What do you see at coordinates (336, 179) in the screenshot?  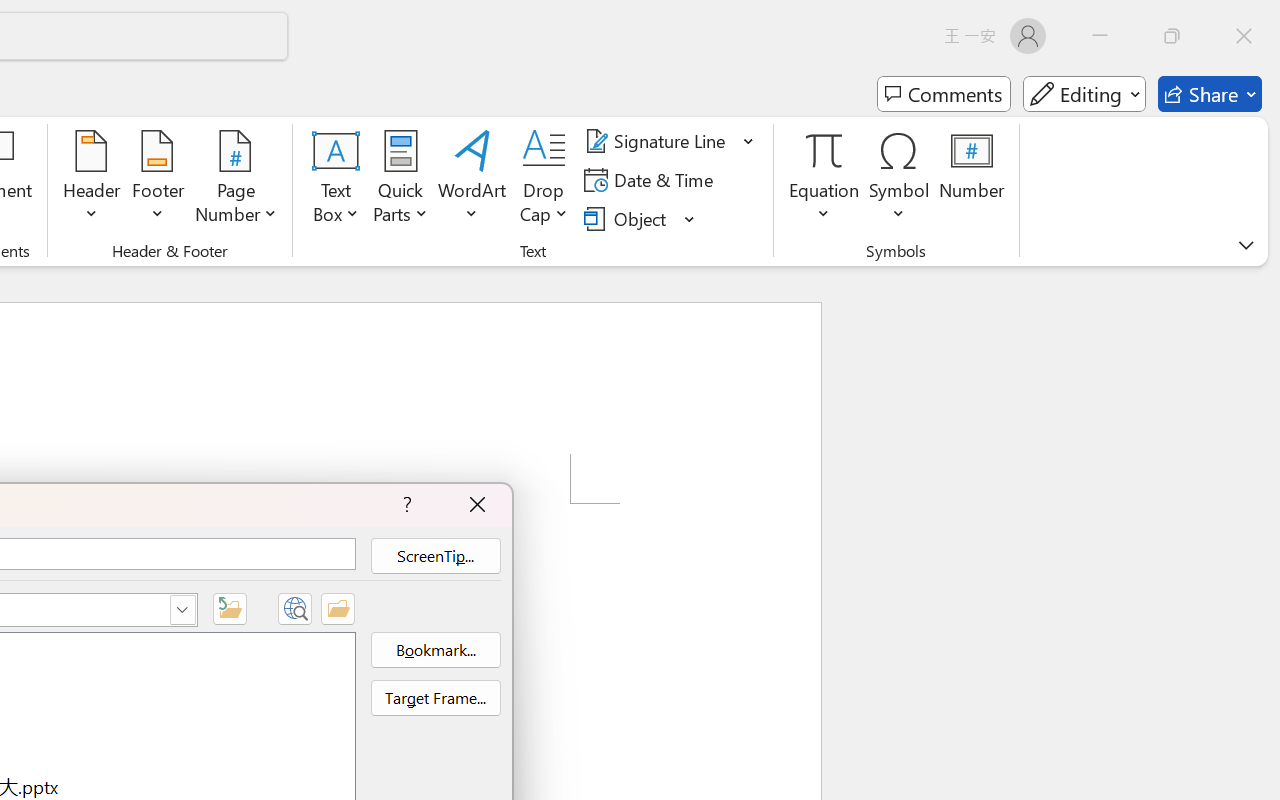 I see `'Text Box'` at bounding box center [336, 179].